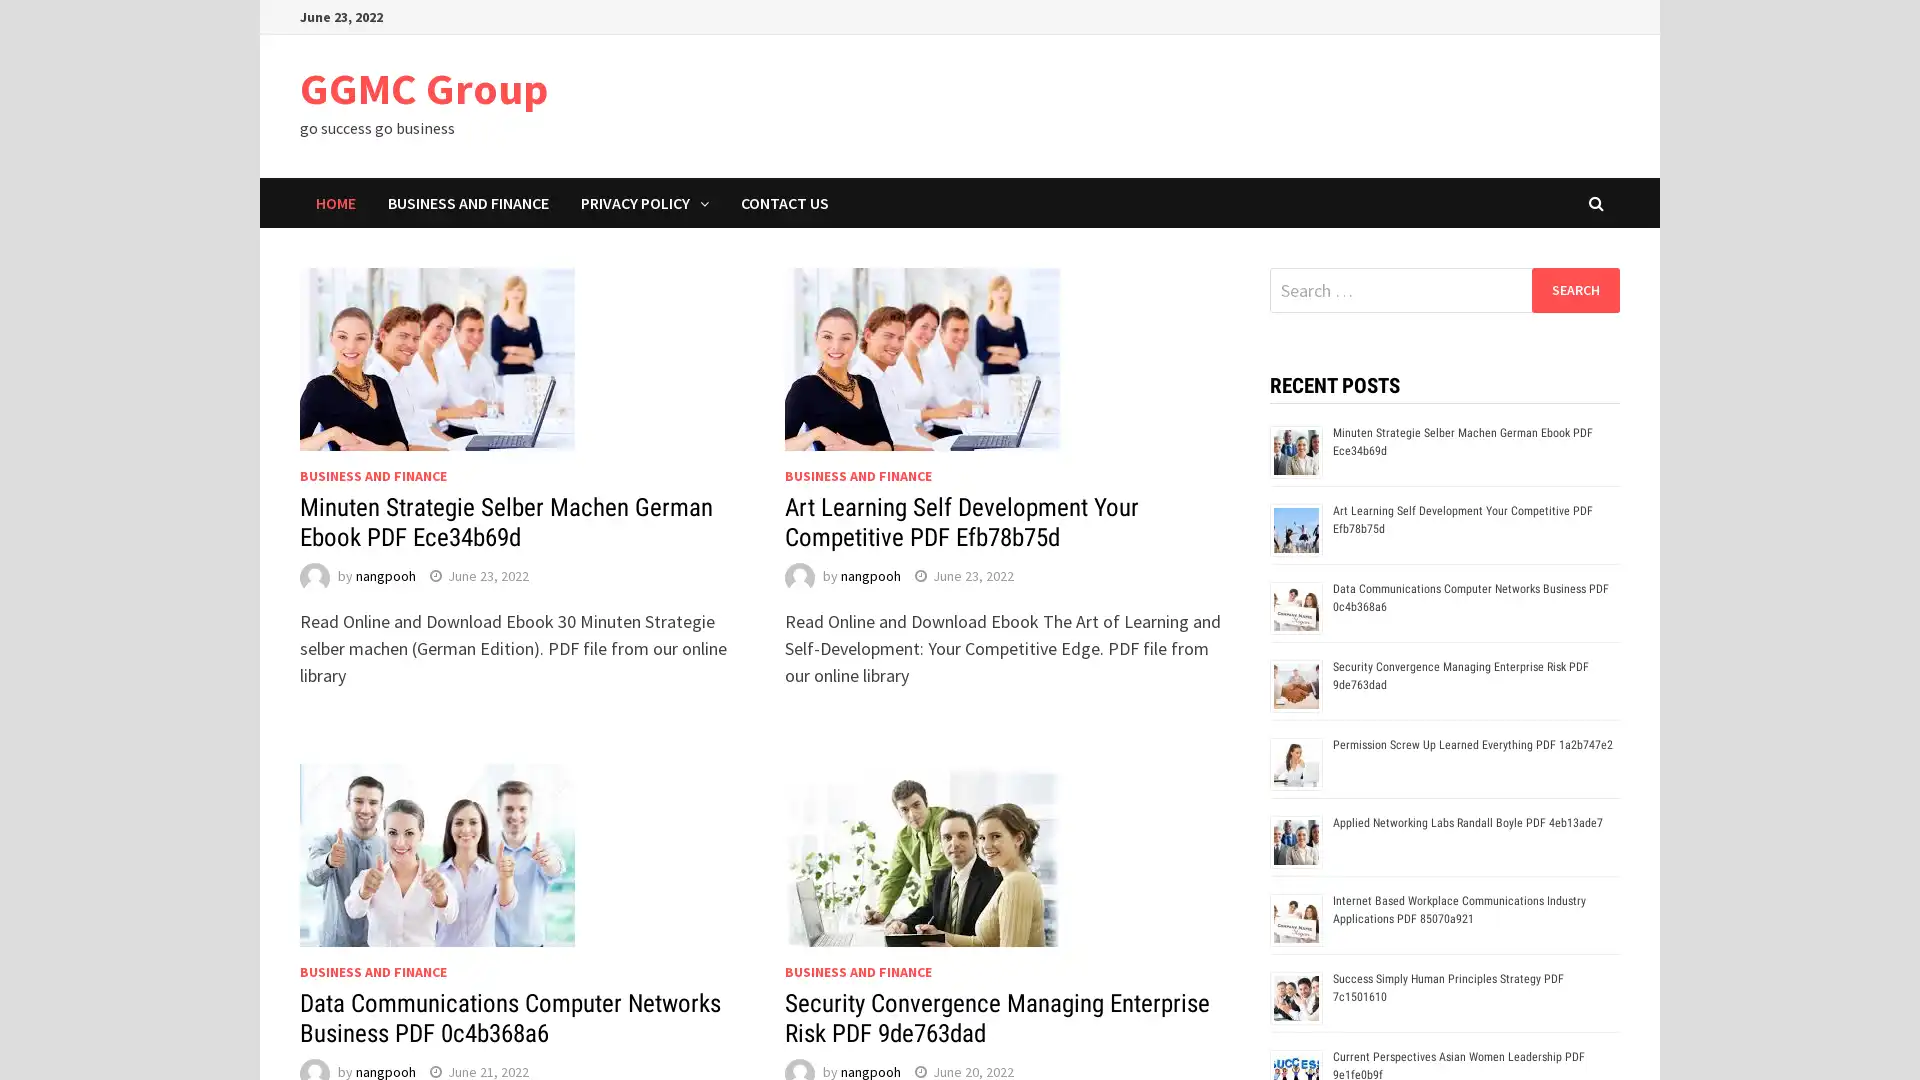 The image size is (1920, 1080). What do you see at coordinates (1574, 289) in the screenshot?
I see `Search` at bounding box center [1574, 289].